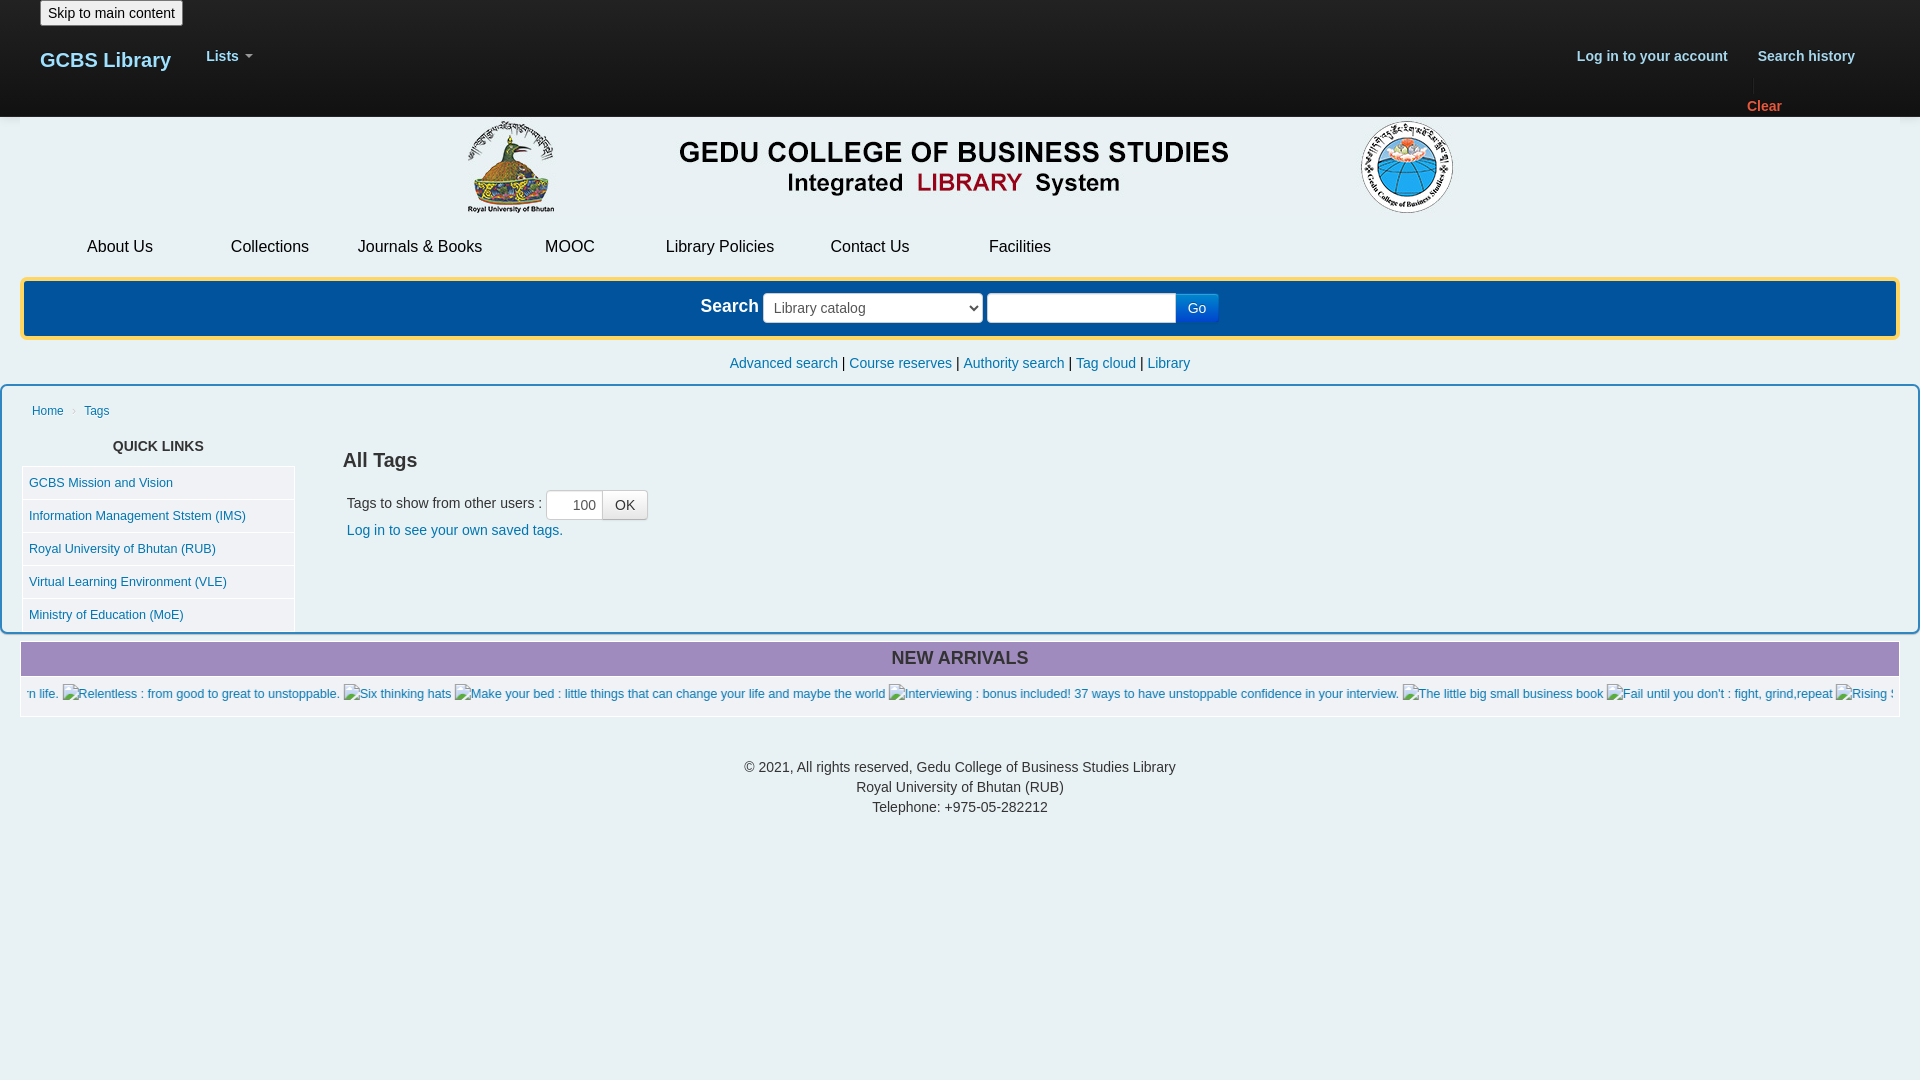  Describe the element at coordinates (963, 362) in the screenshot. I see `'Authority search'` at that location.